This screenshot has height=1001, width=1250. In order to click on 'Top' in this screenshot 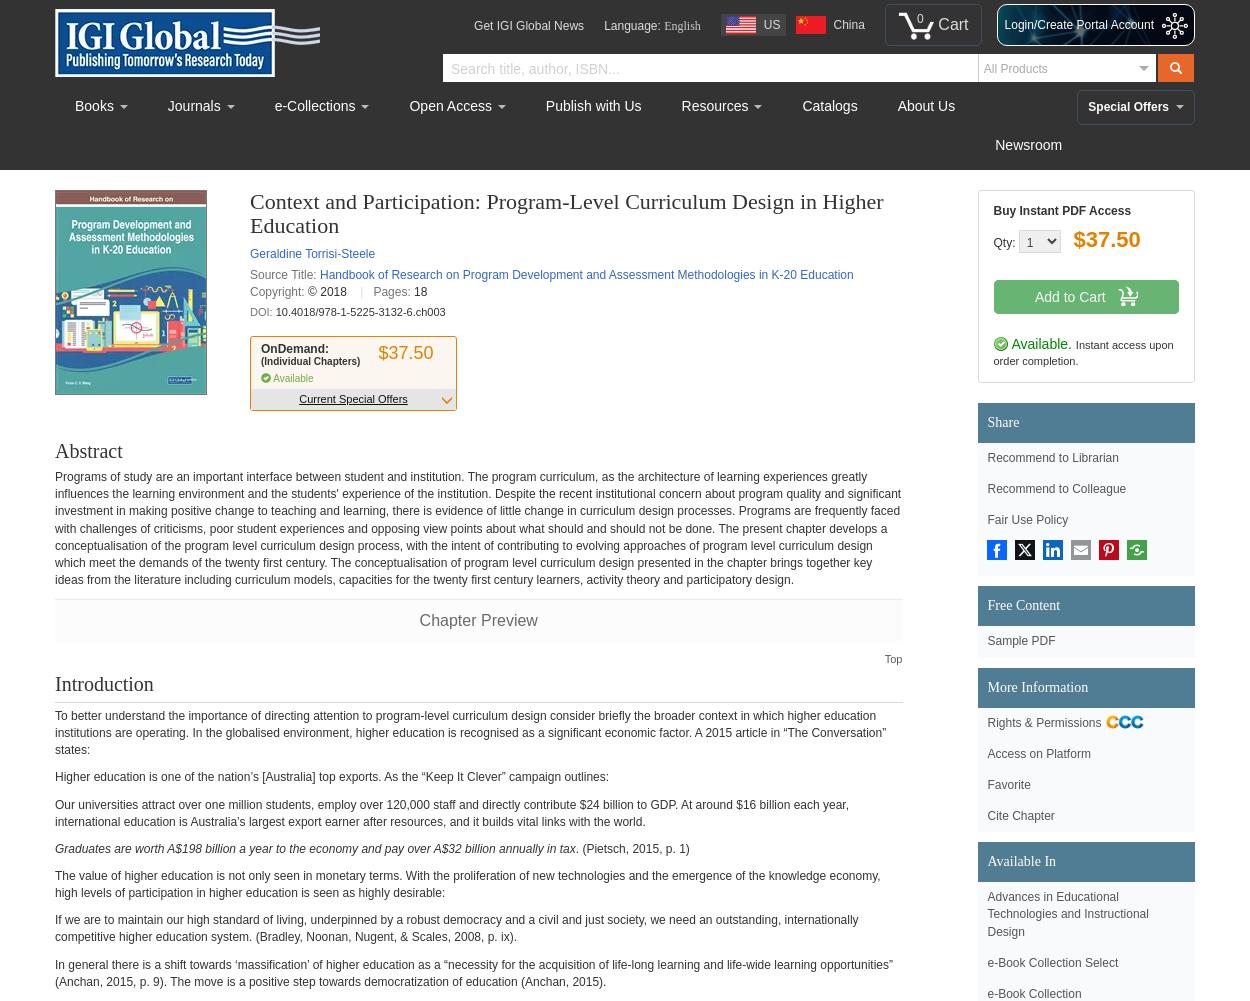, I will do `click(893, 657)`.